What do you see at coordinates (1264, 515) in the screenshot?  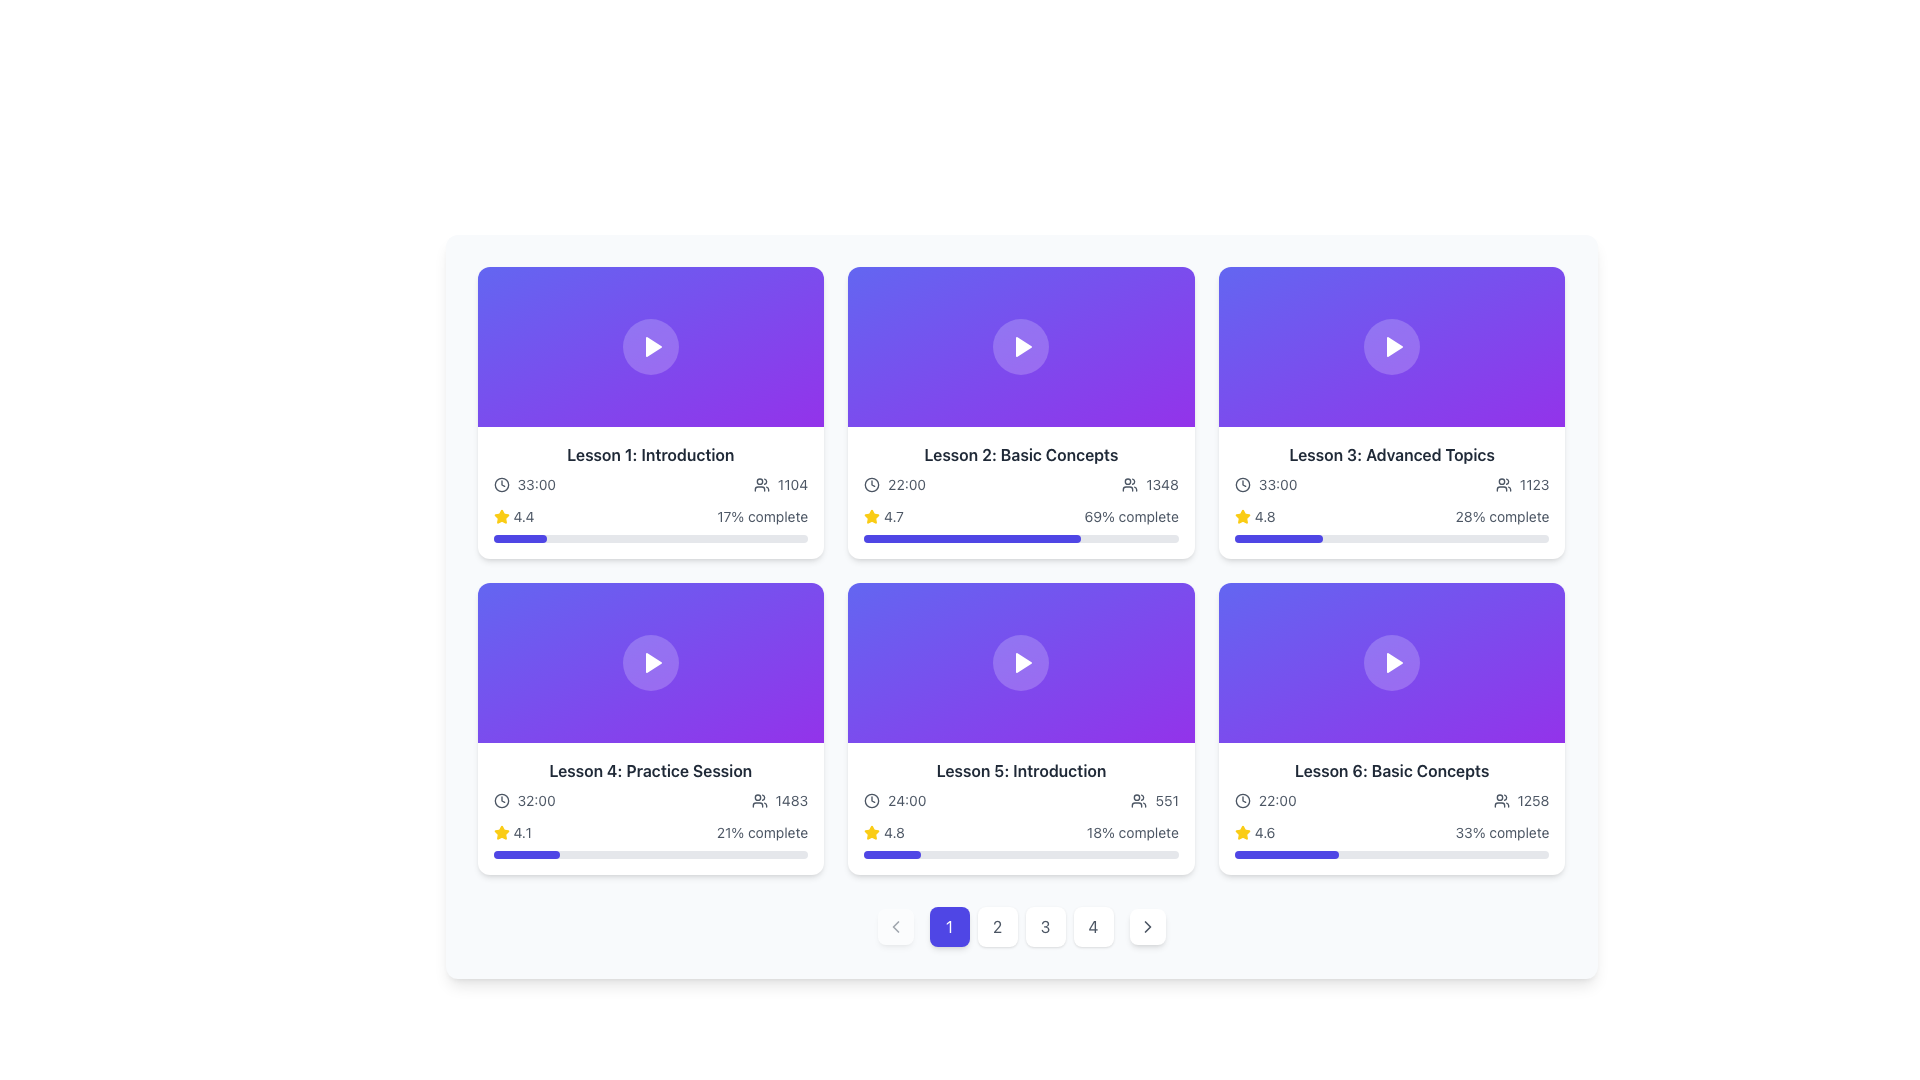 I see `the rating value displayed in the text label for 'Lesson 5: Introduction', which shows a score of '4.8' near the star rating indicator` at bounding box center [1264, 515].